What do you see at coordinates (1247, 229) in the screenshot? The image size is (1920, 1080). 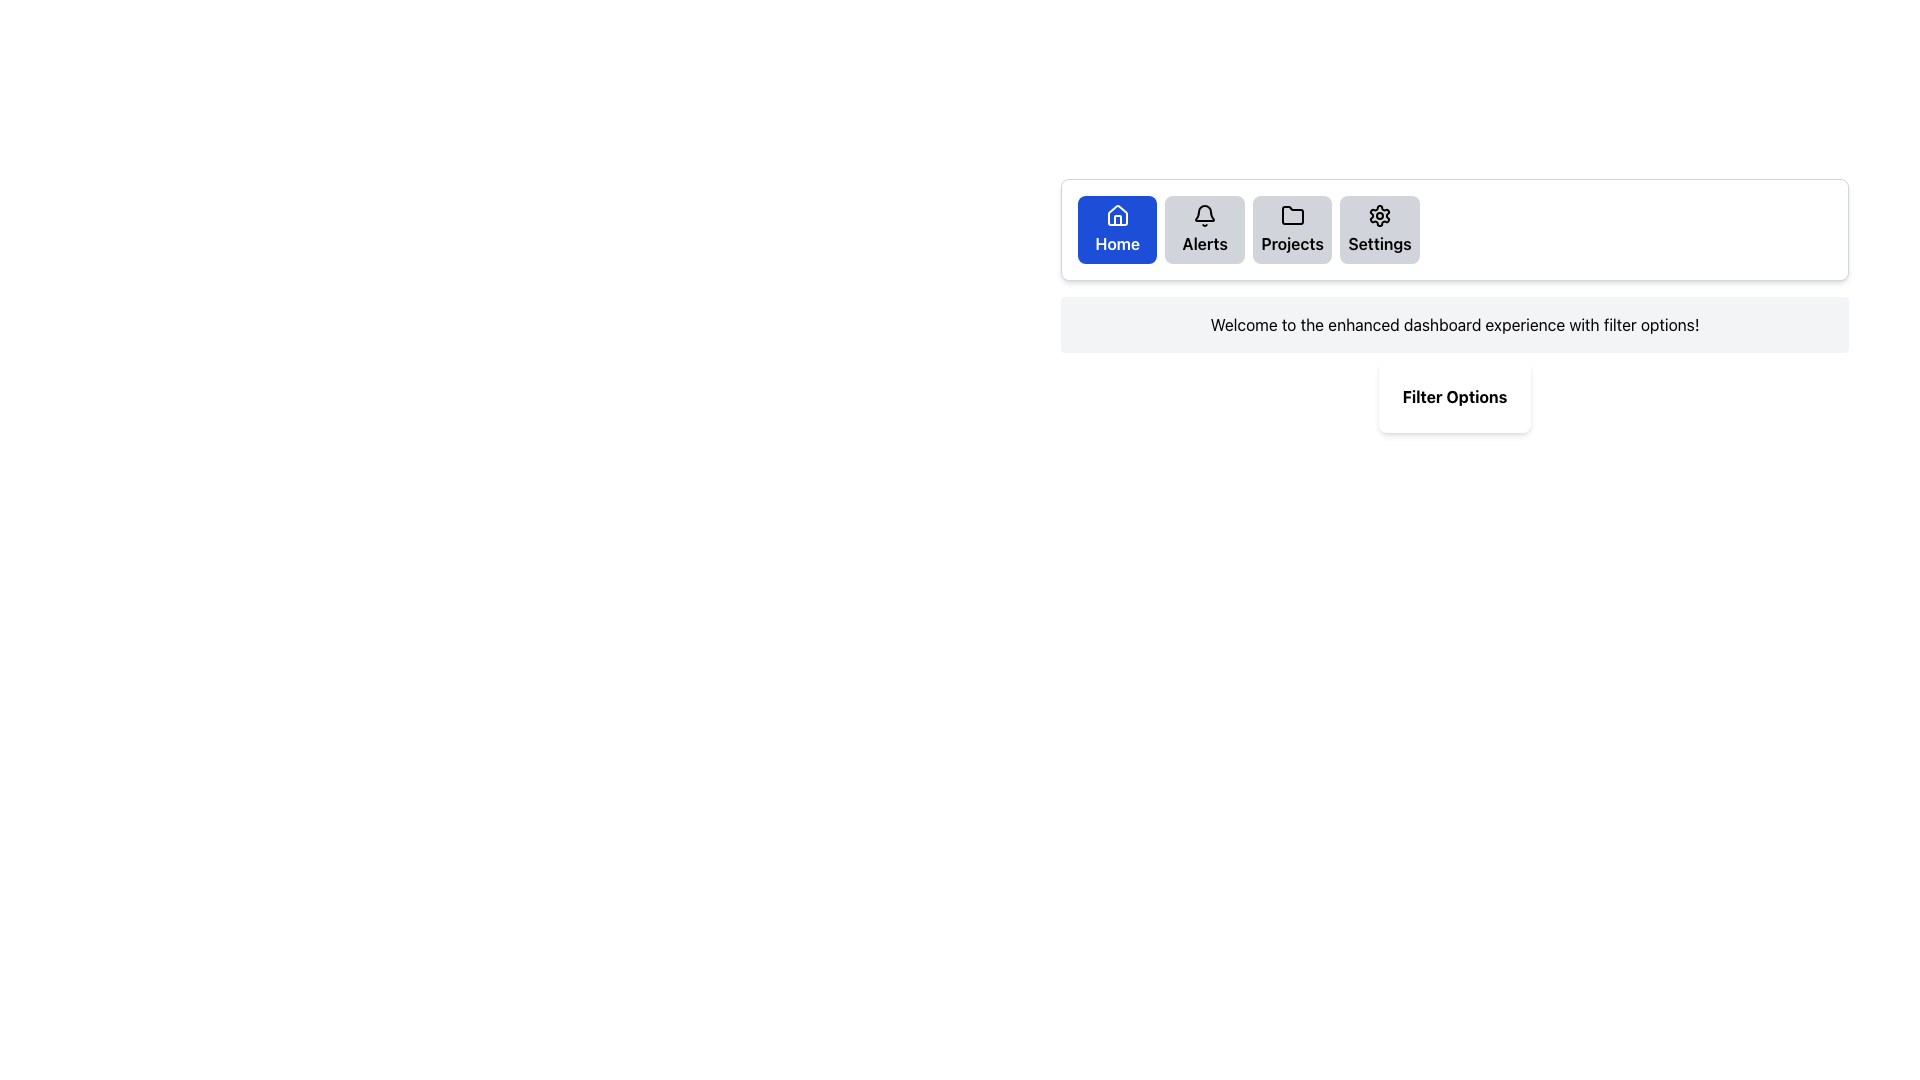 I see `the 'Projects' button in the Navigation Bar, which is a horizontal grid layout containing interactive buttons for 'Home', 'Alerts', 'Projects', and 'Settings'` at bounding box center [1247, 229].